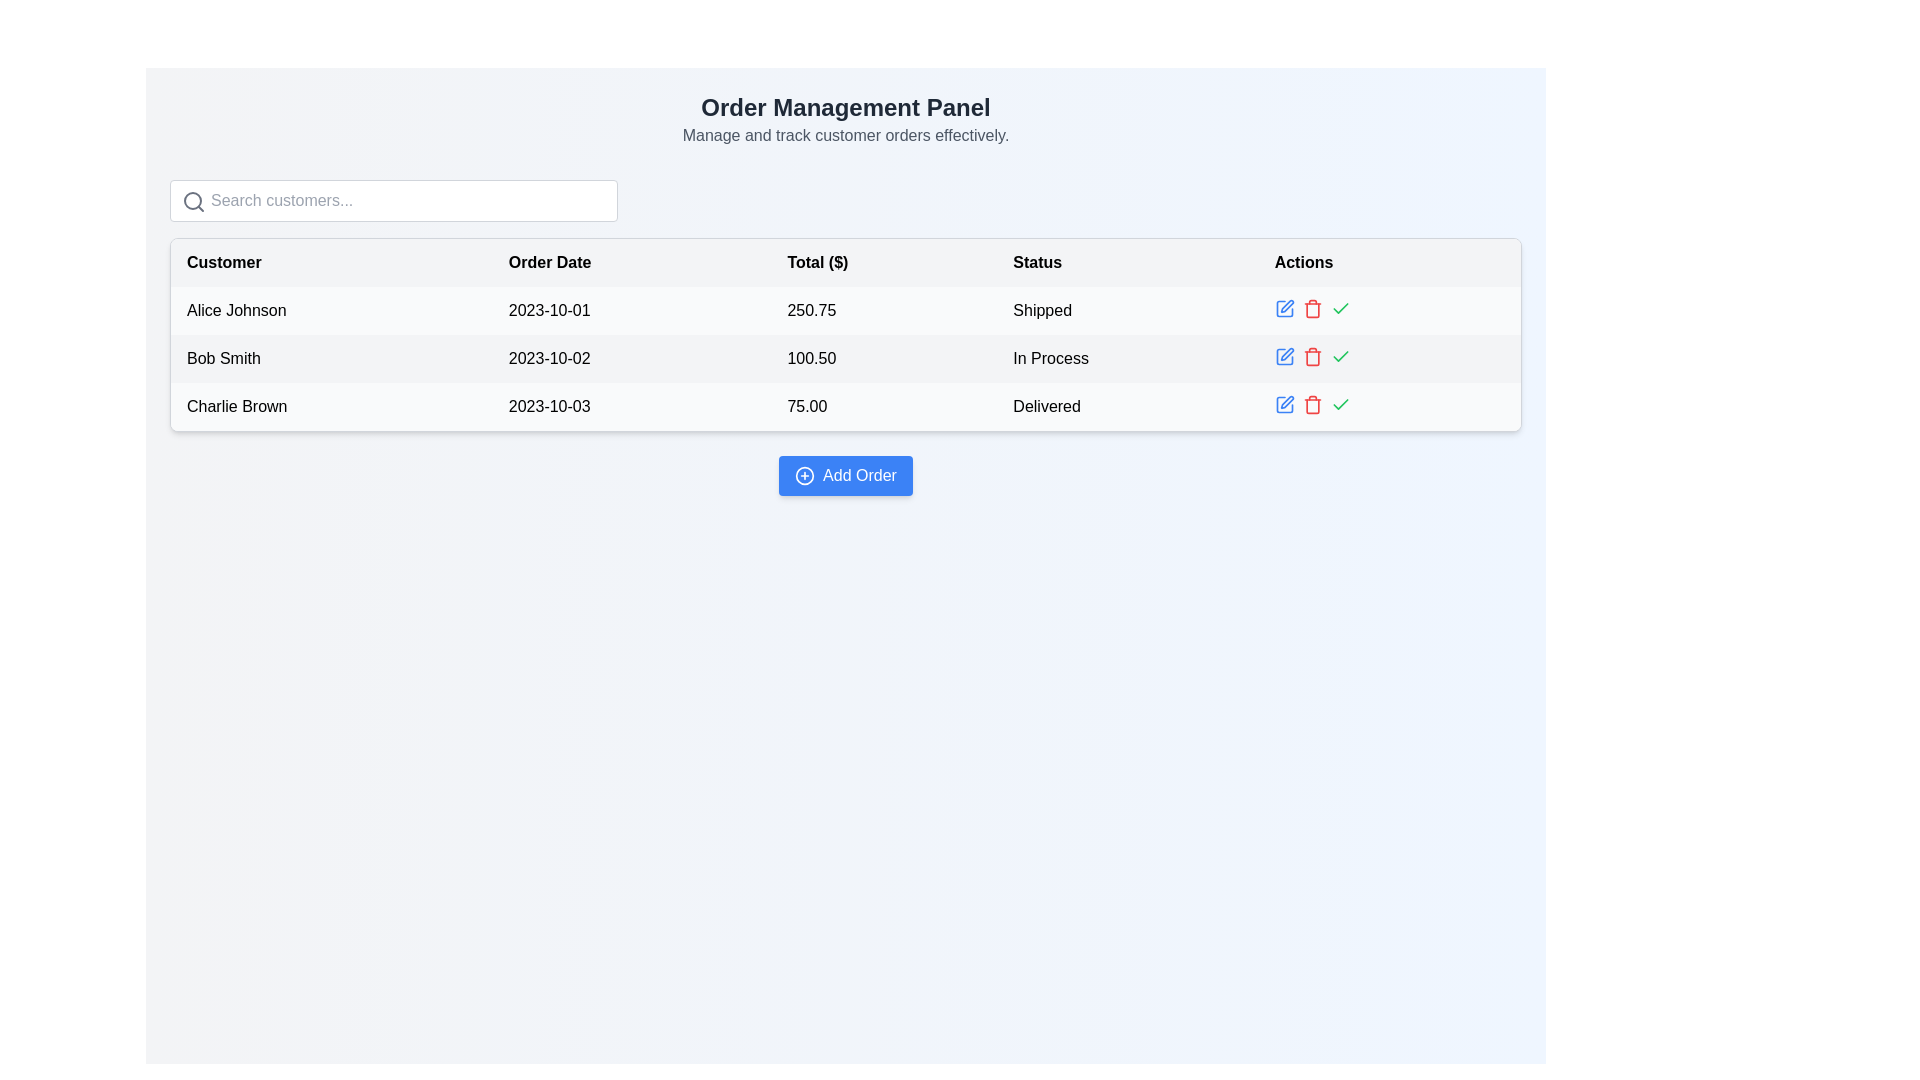 The height and width of the screenshot is (1080, 1920). What do you see at coordinates (1284, 405) in the screenshot?
I see `the edit icon in the 'Actions' column of the last row for the 'Delivered' order status associated with 'Charlie Brown'` at bounding box center [1284, 405].